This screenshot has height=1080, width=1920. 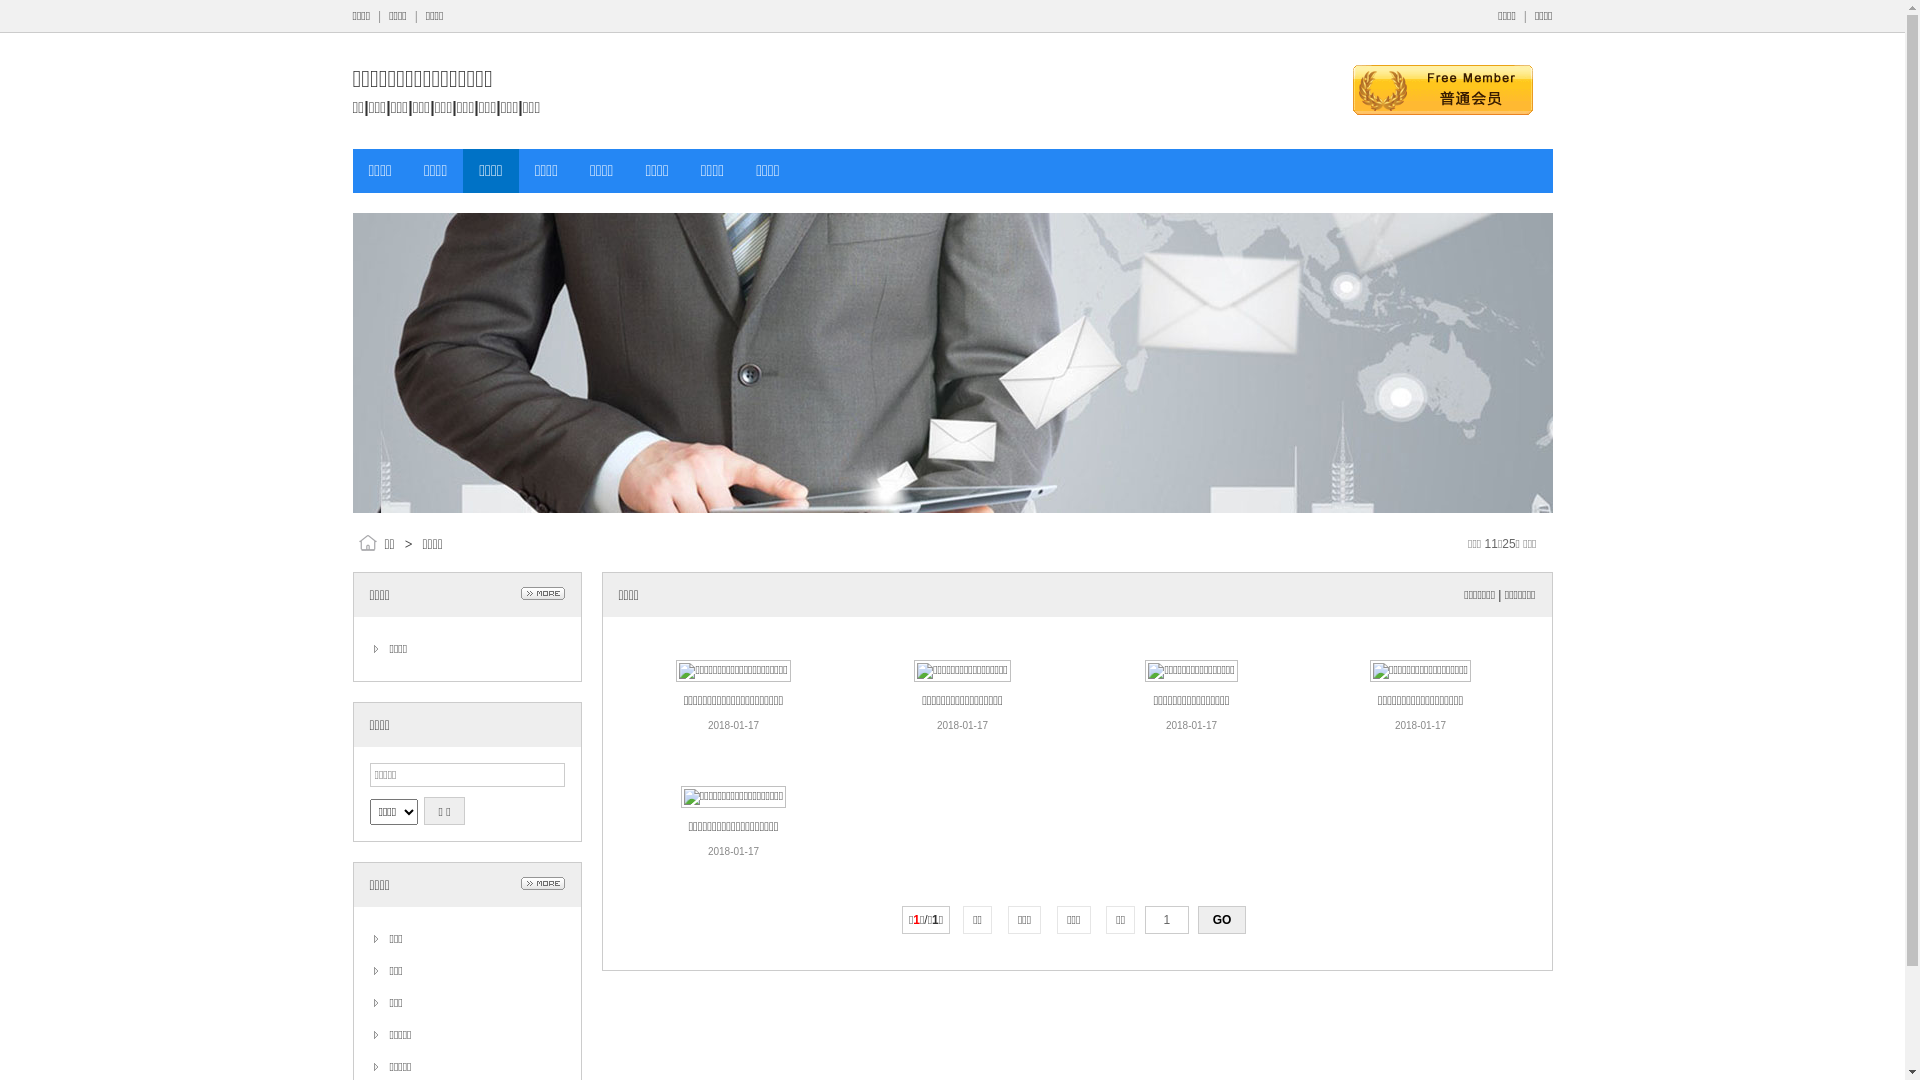 What do you see at coordinates (1221, 920) in the screenshot?
I see `'GO'` at bounding box center [1221, 920].